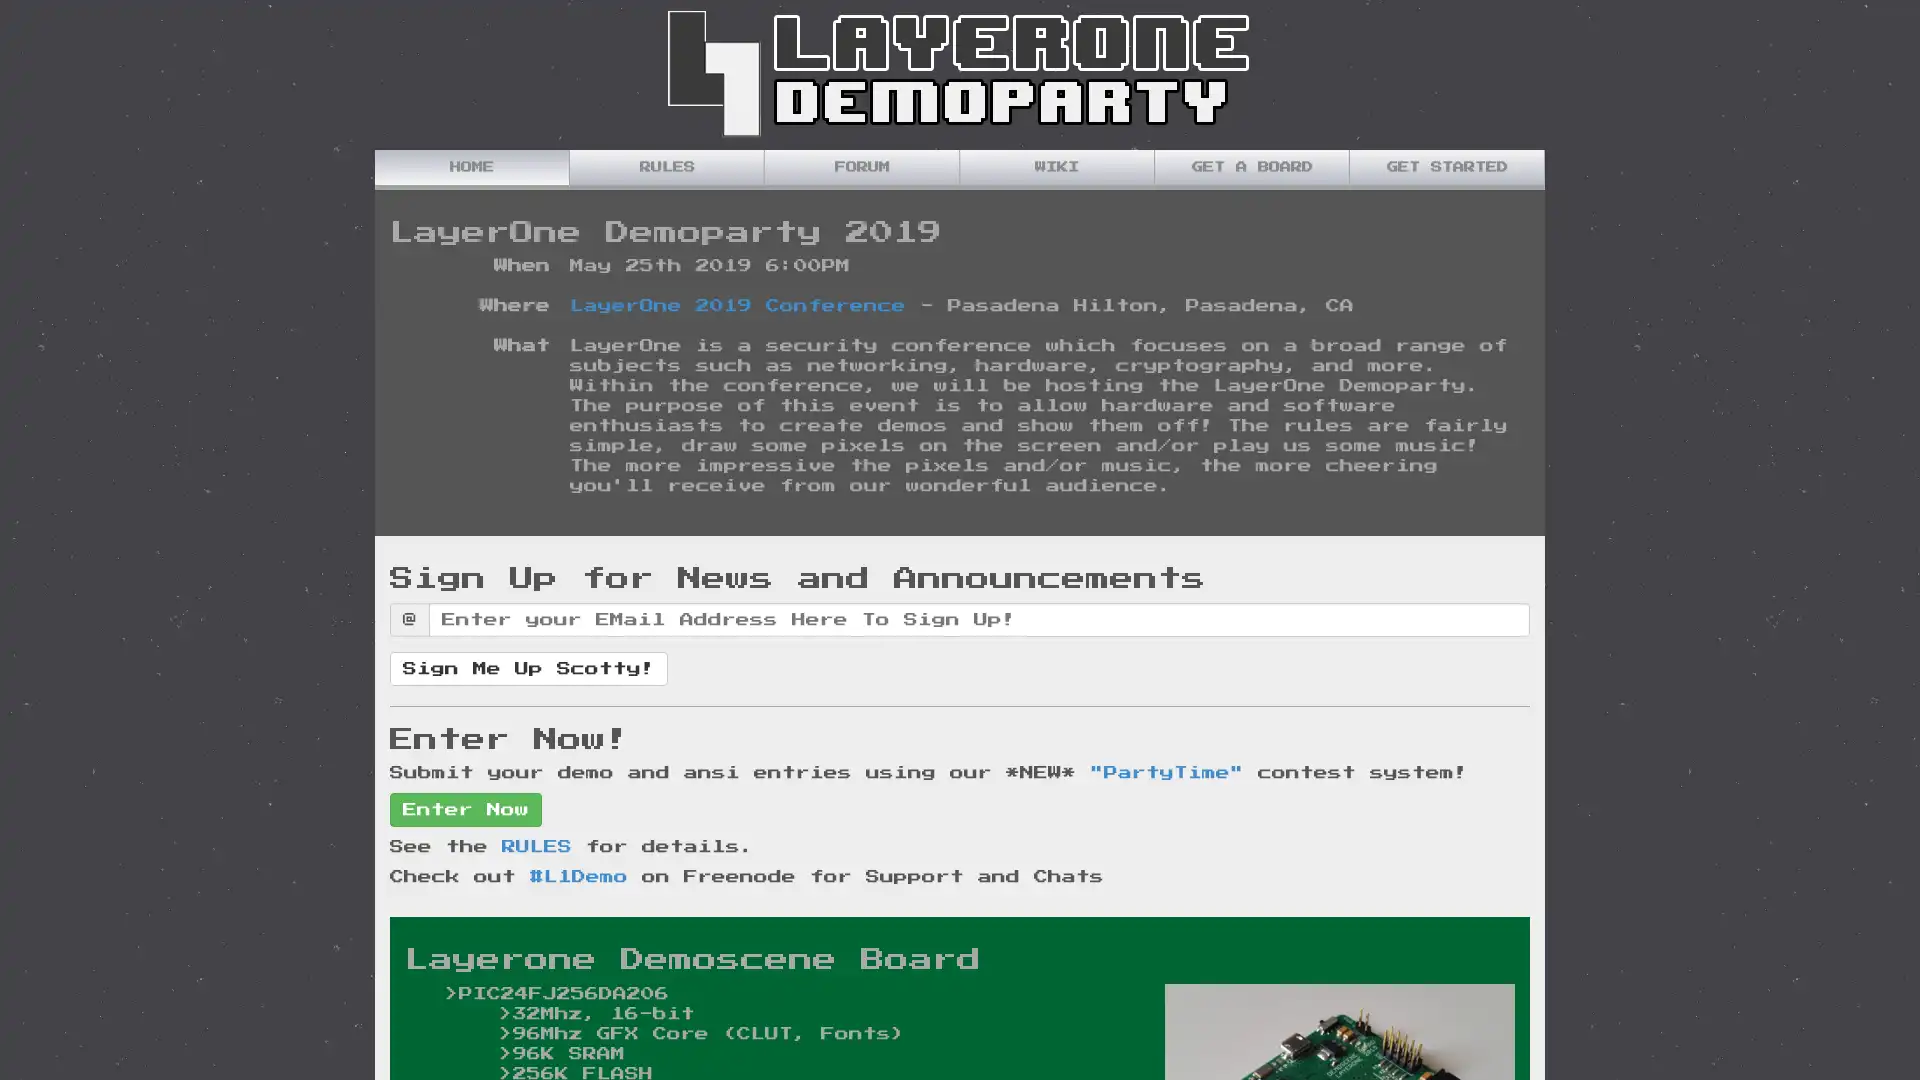 This screenshot has width=1920, height=1080. Describe the element at coordinates (528, 667) in the screenshot. I see `Sign Me Up Scotty!` at that location.